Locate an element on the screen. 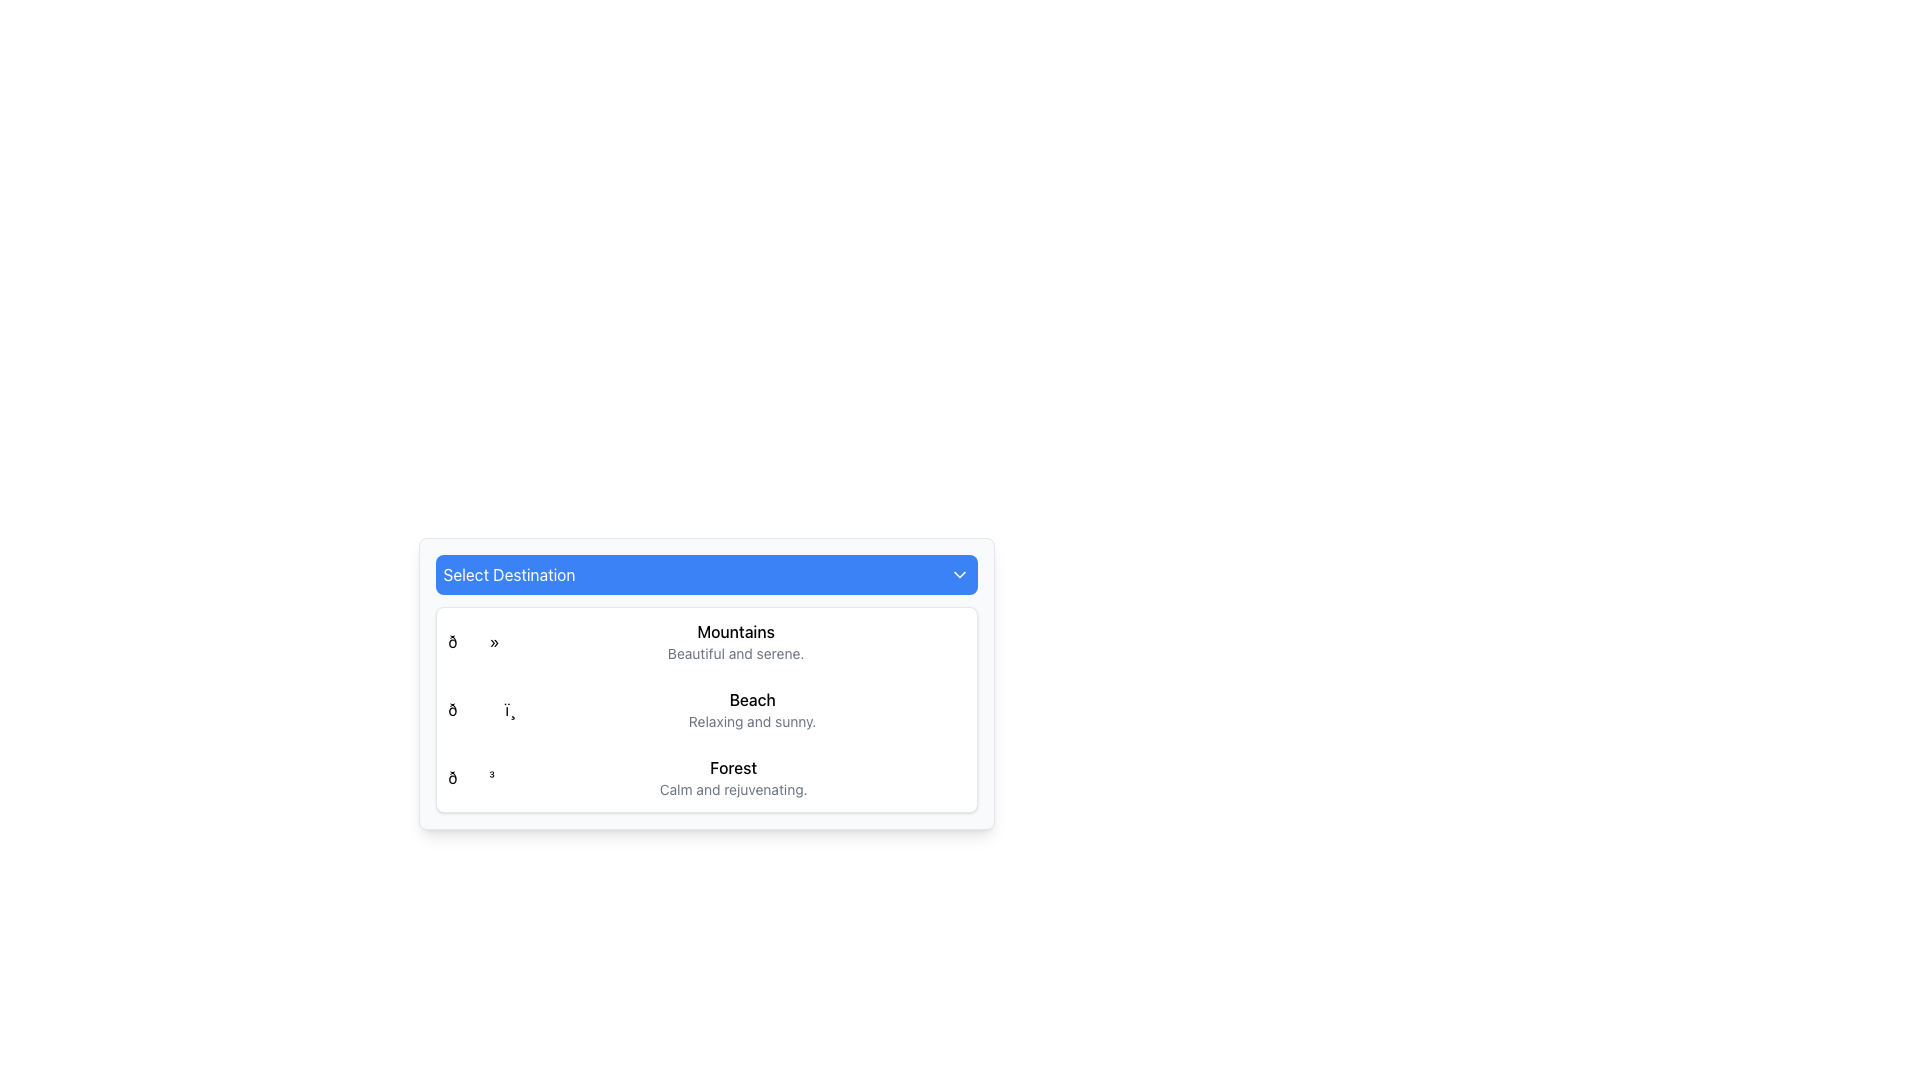 This screenshot has width=1920, height=1080. the text element that reads 'Beautiful and serene.' which is styled in a smaller gray font and located directly below the 'Mountains' title text is located at coordinates (735, 654).